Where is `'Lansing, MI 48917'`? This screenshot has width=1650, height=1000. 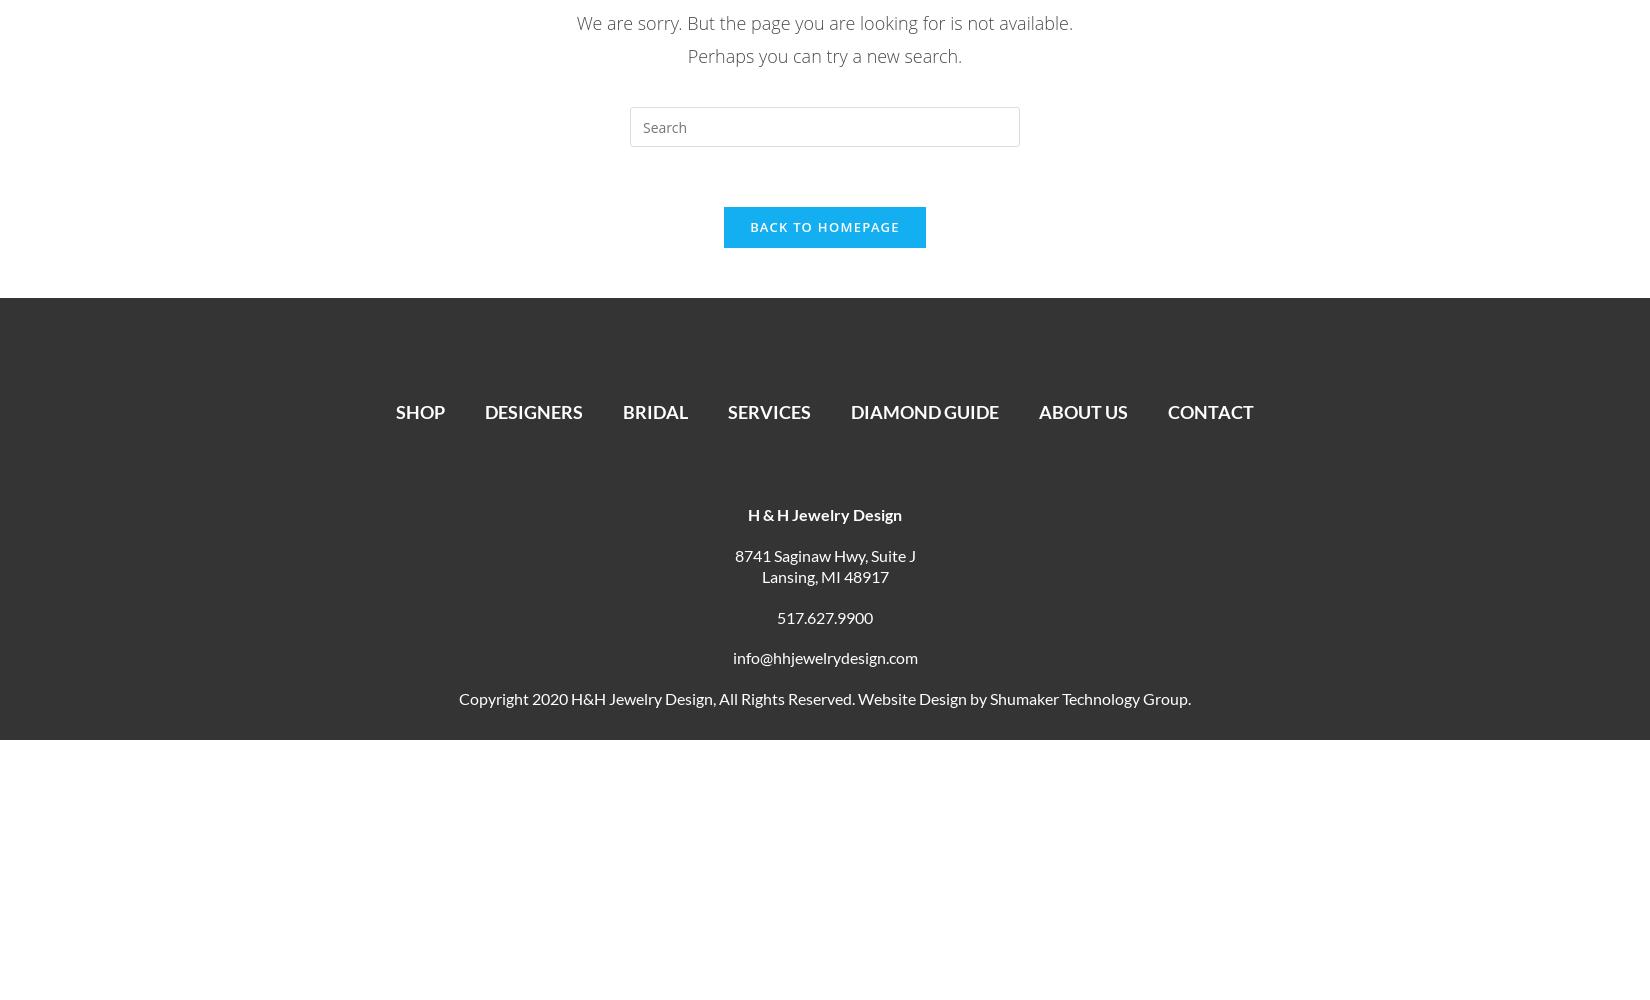
'Lansing, MI 48917' is located at coordinates (823, 574).